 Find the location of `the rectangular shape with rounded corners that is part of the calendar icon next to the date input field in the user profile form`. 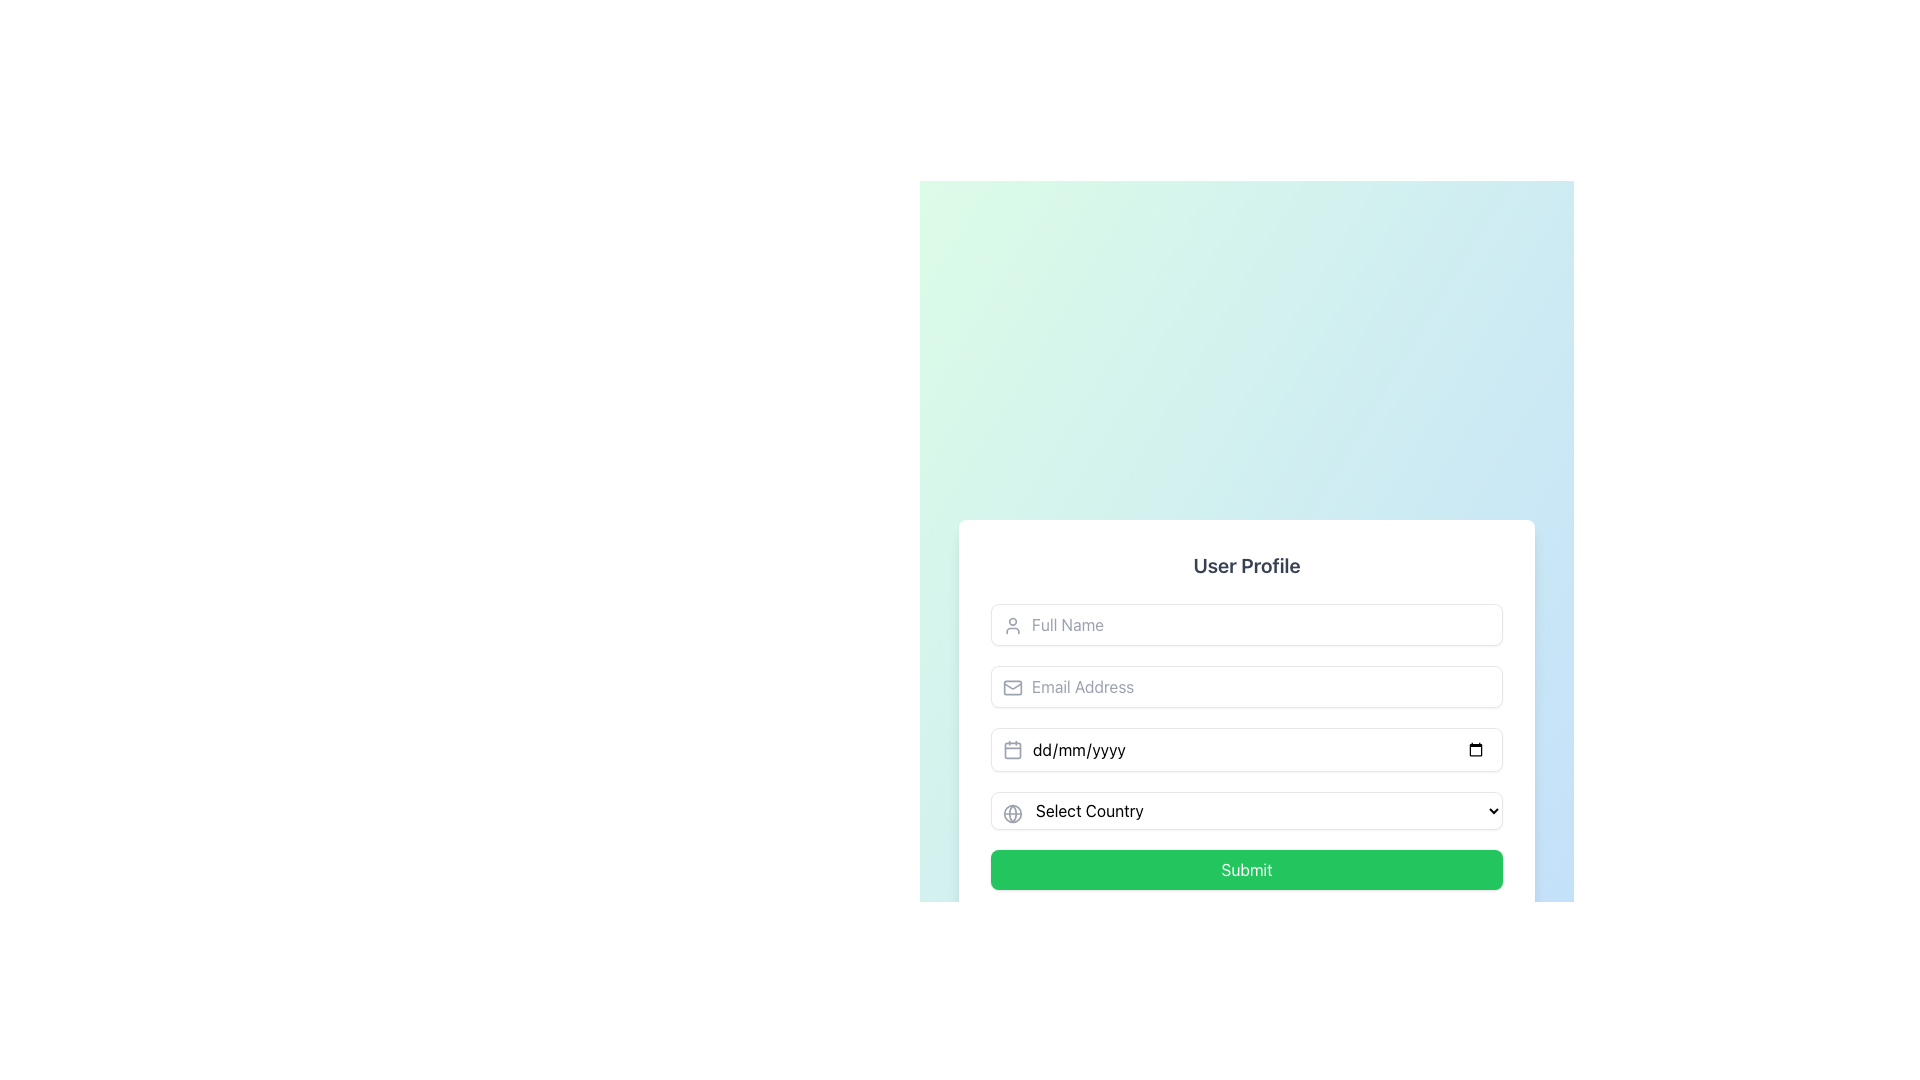

the rectangular shape with rounded corners that is part of the calendar icon next to the date input field in the user profile form is located at coordinates (1012, 749).